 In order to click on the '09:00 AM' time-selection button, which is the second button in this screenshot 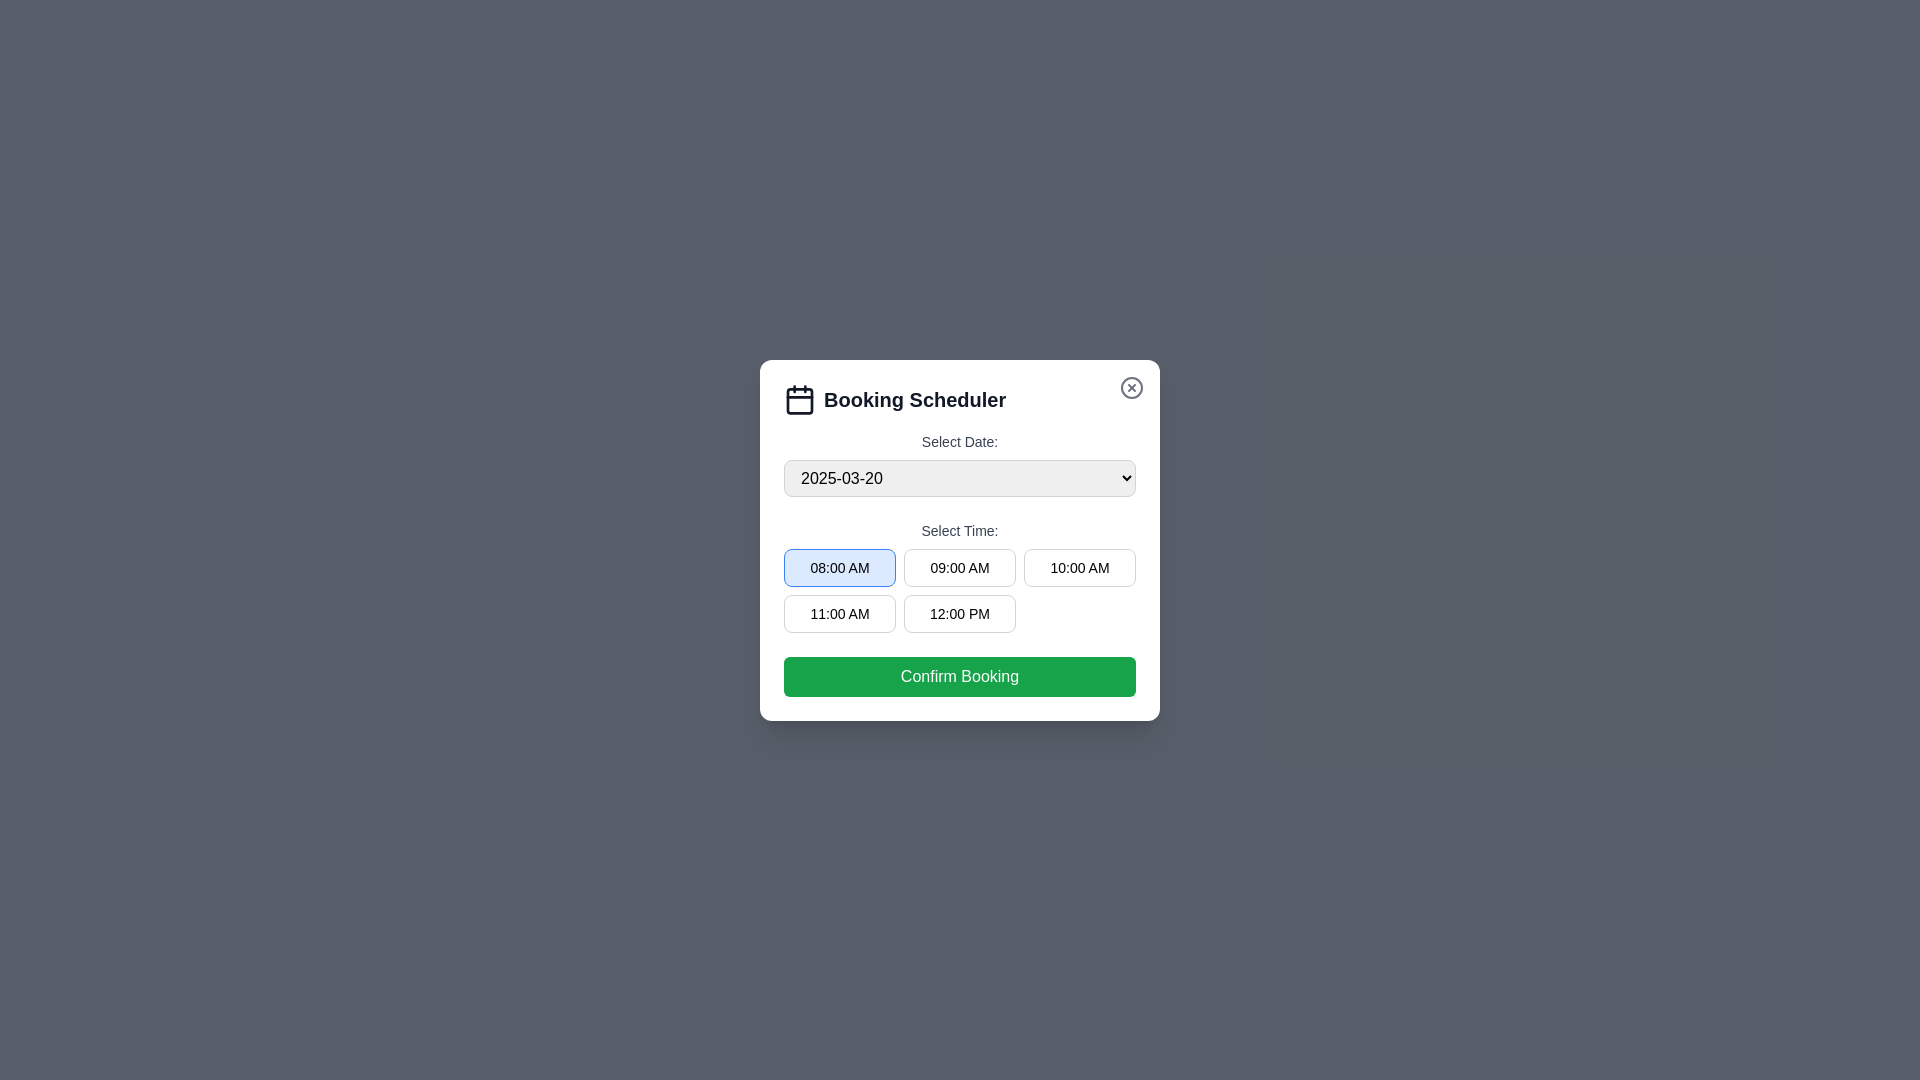, I will do `click(960, 589)`.